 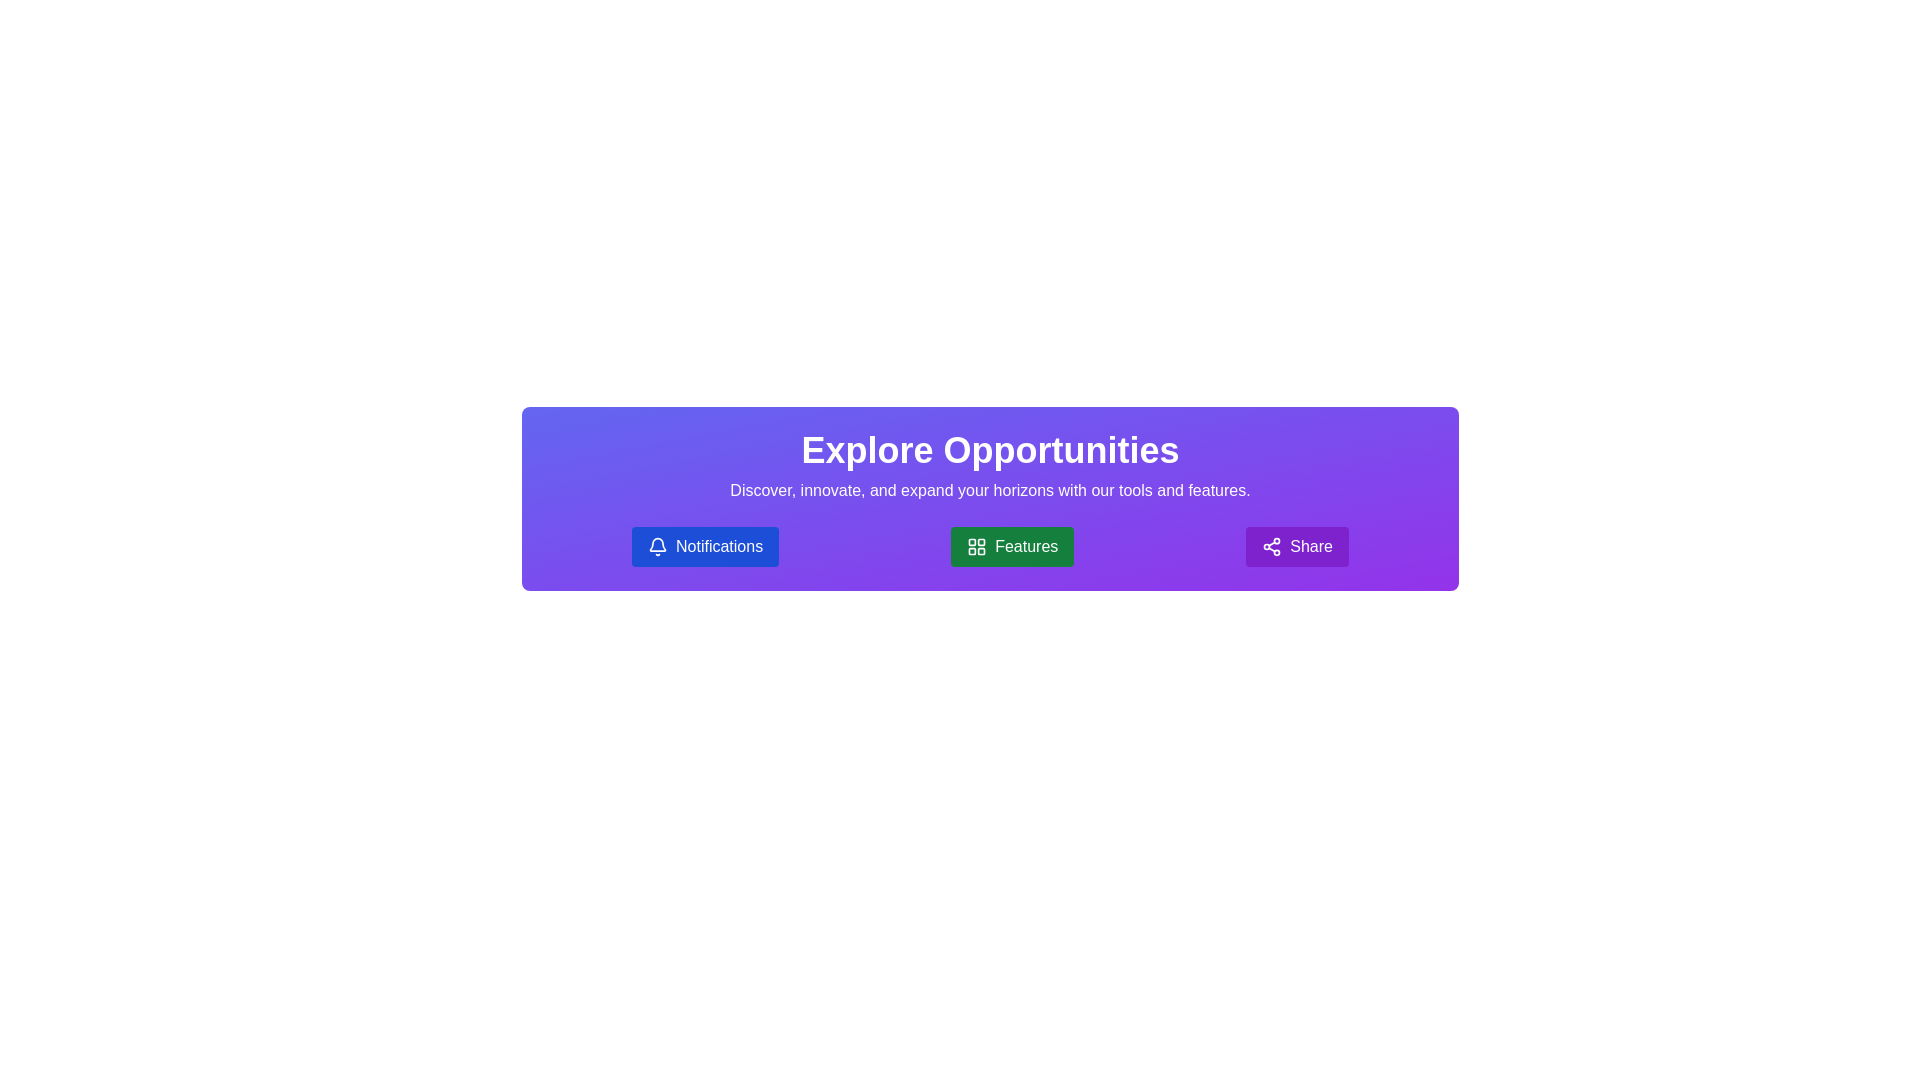 I want to click on the 'Share' button that contains the share icon, which is represented by three circles connected by two angled lines, located in the bottom row of buttons, so click(x=1271, y=547).